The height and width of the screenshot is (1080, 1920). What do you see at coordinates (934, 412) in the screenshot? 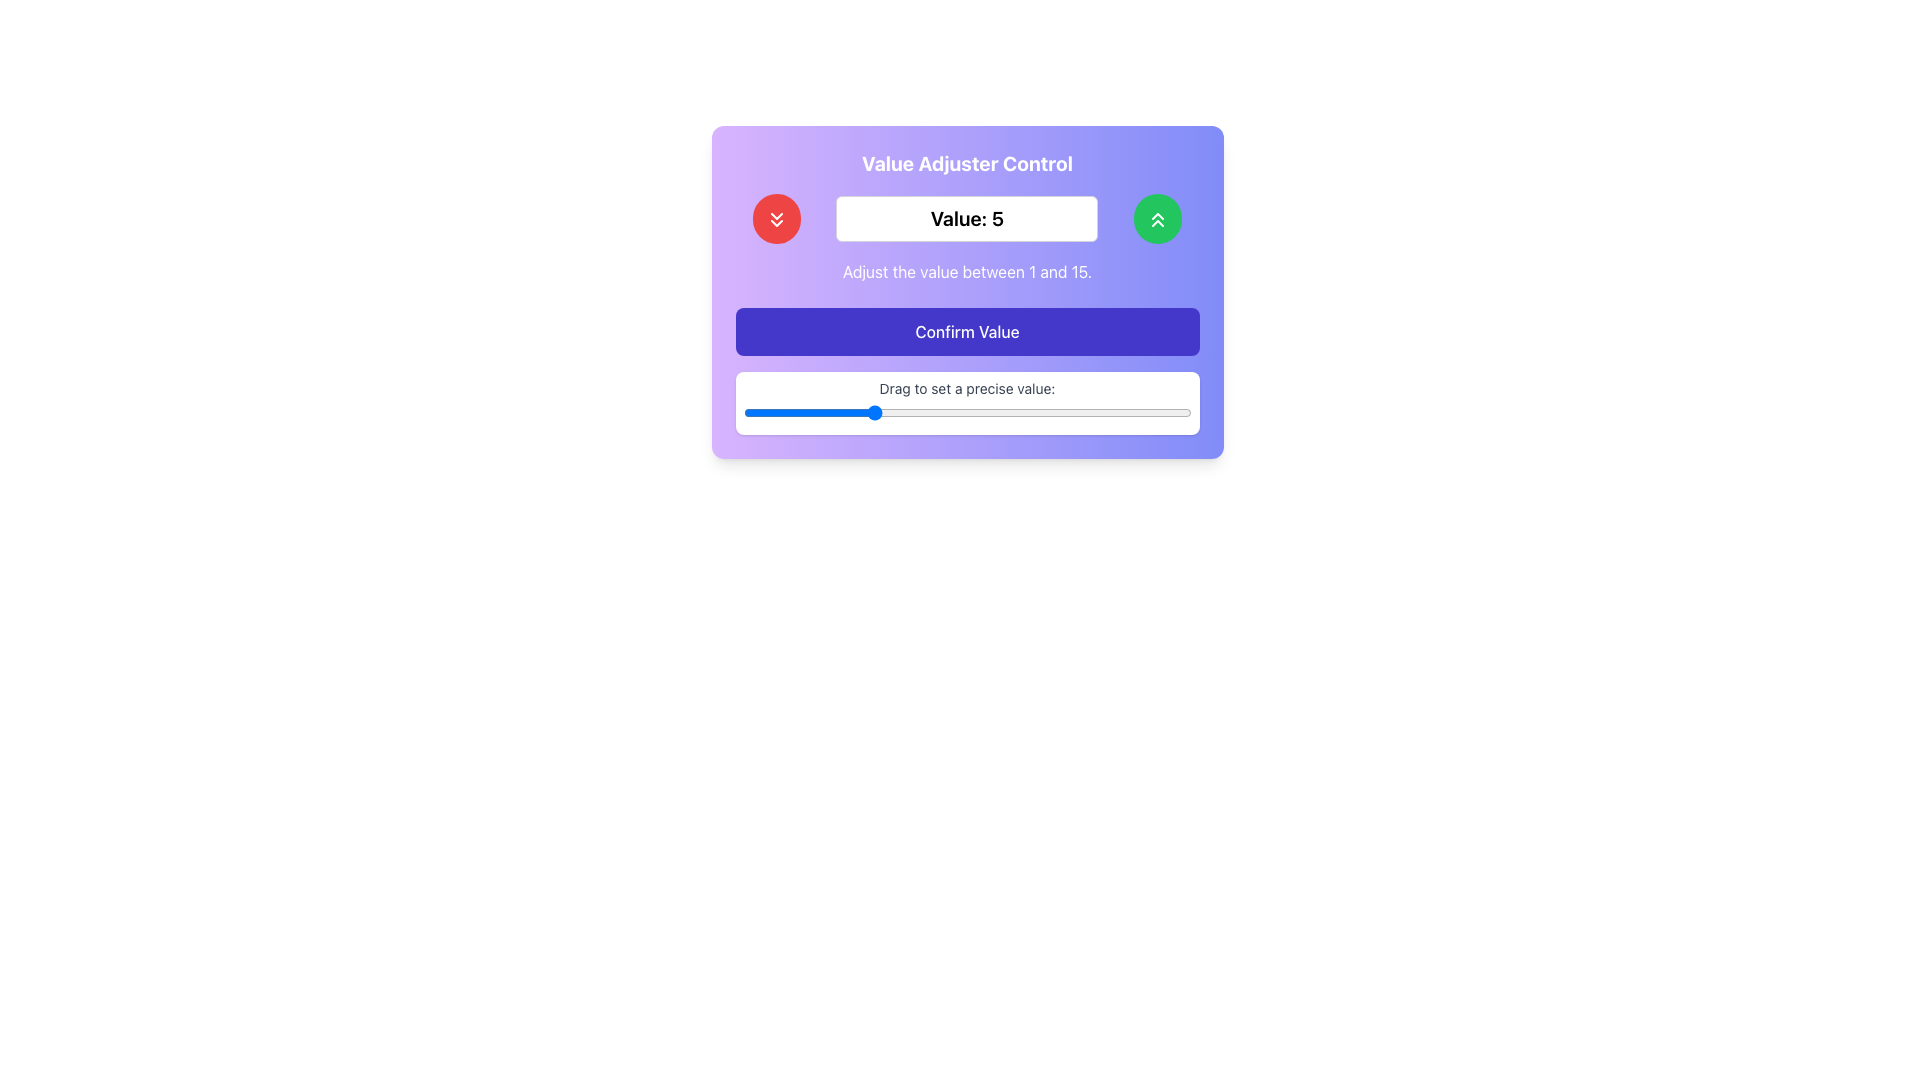
I see `the slider value` at bounding box center [934, 412].